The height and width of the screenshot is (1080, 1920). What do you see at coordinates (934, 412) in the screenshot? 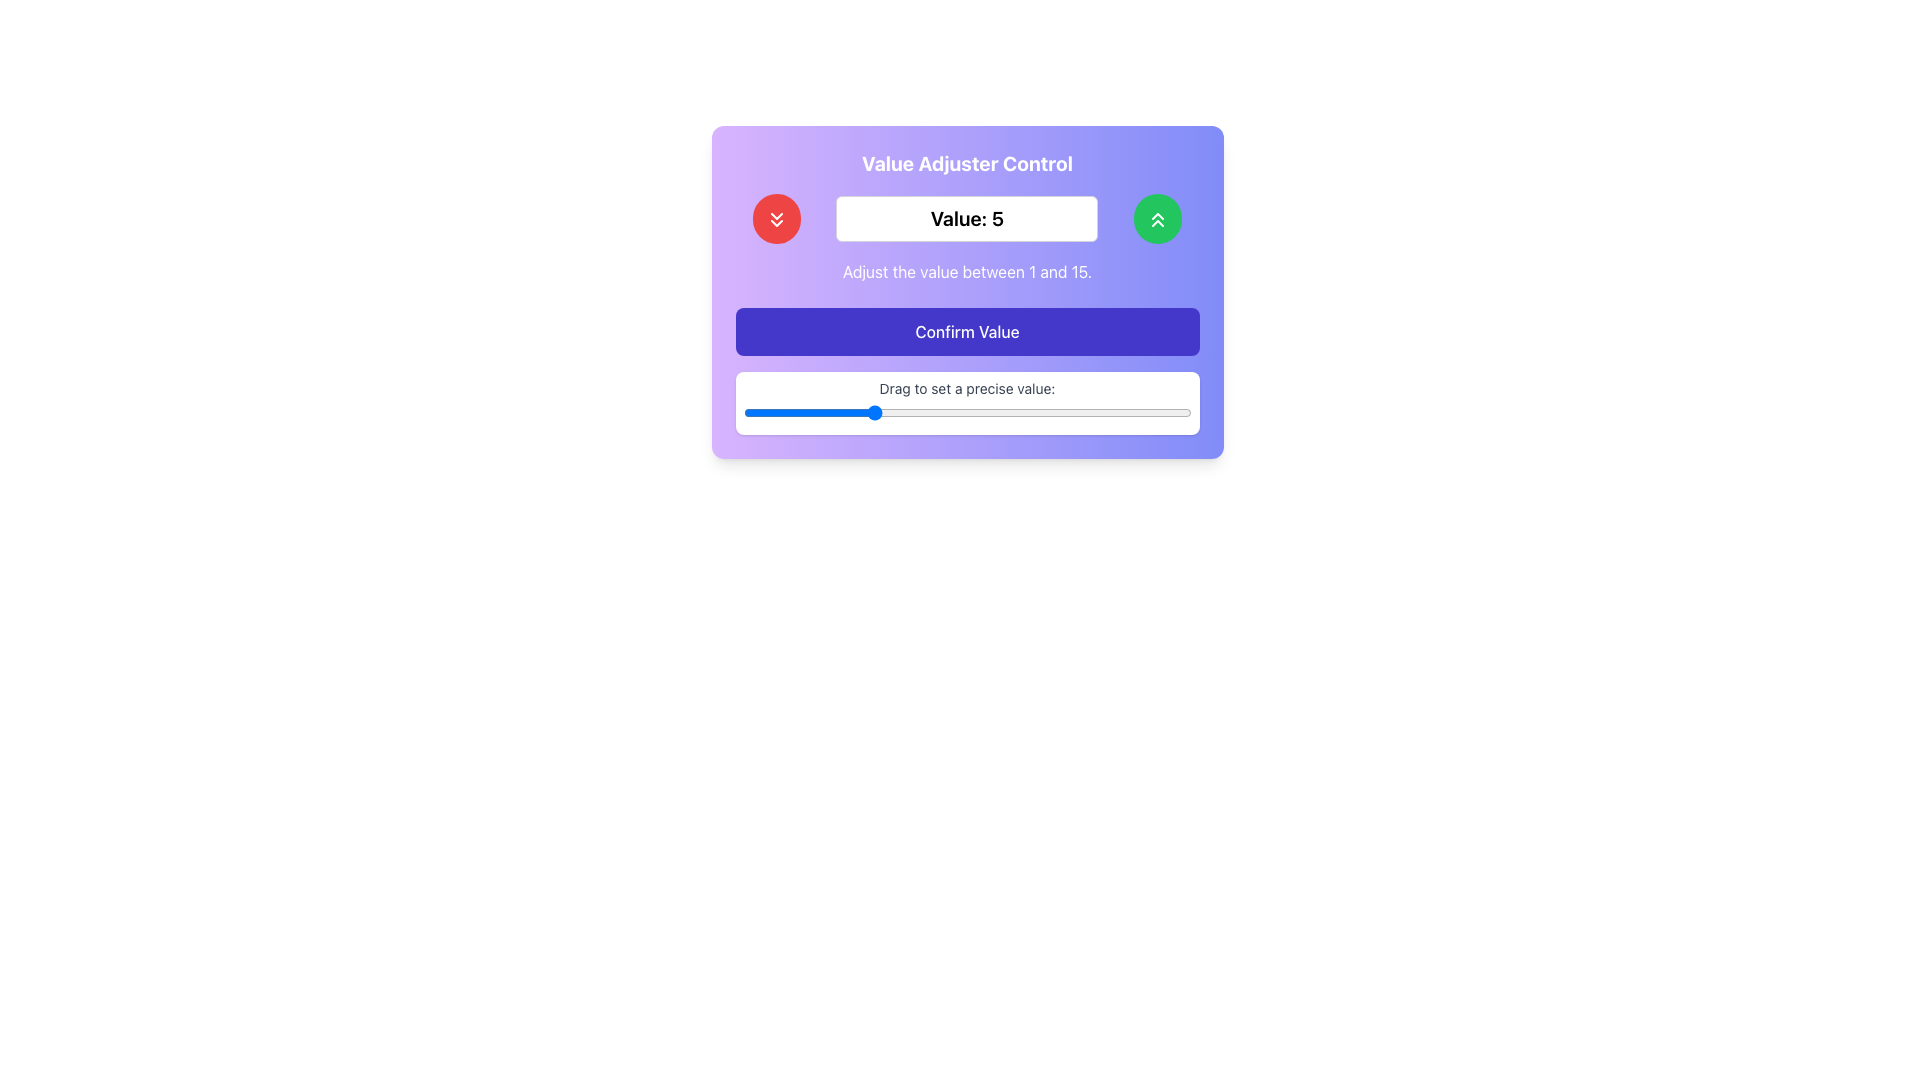
I see `the slider value` at bounding box center [934, 412].